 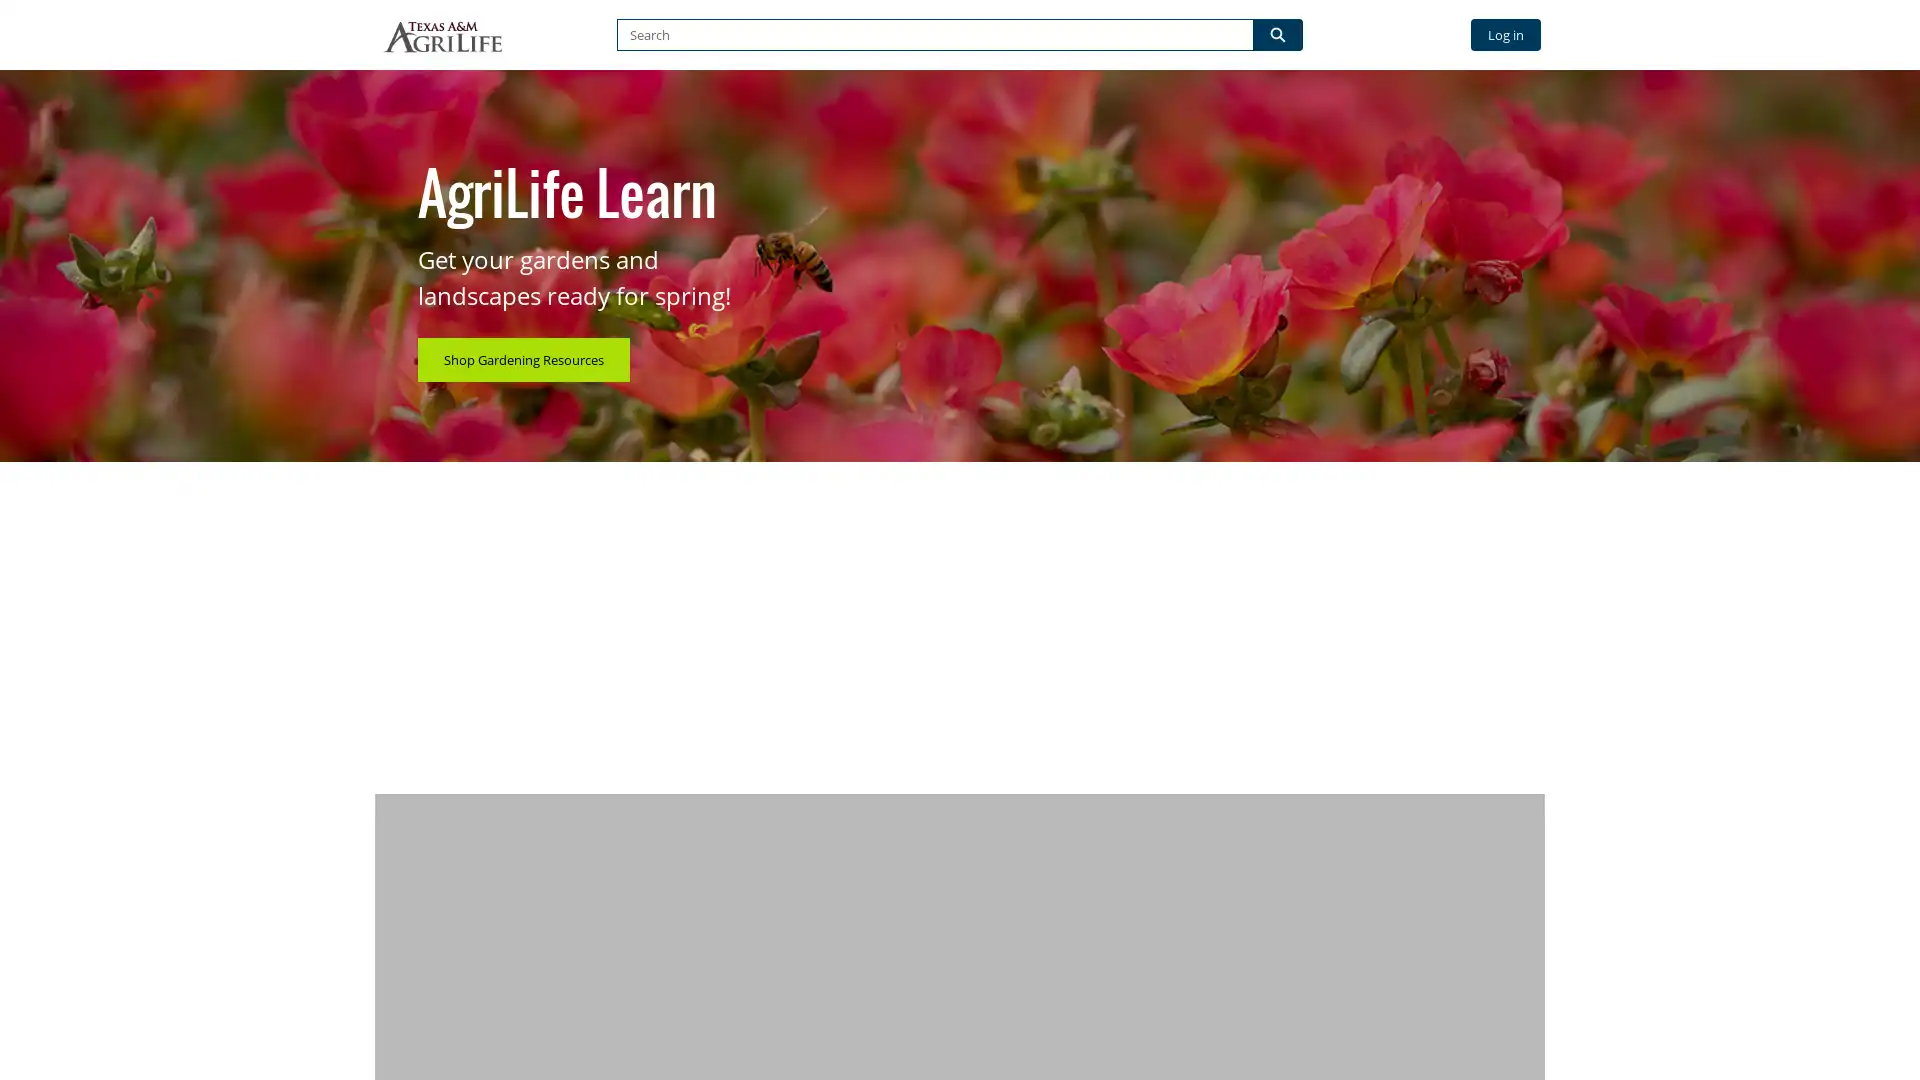 I want to click on Search, so click(x=1277, y=34).